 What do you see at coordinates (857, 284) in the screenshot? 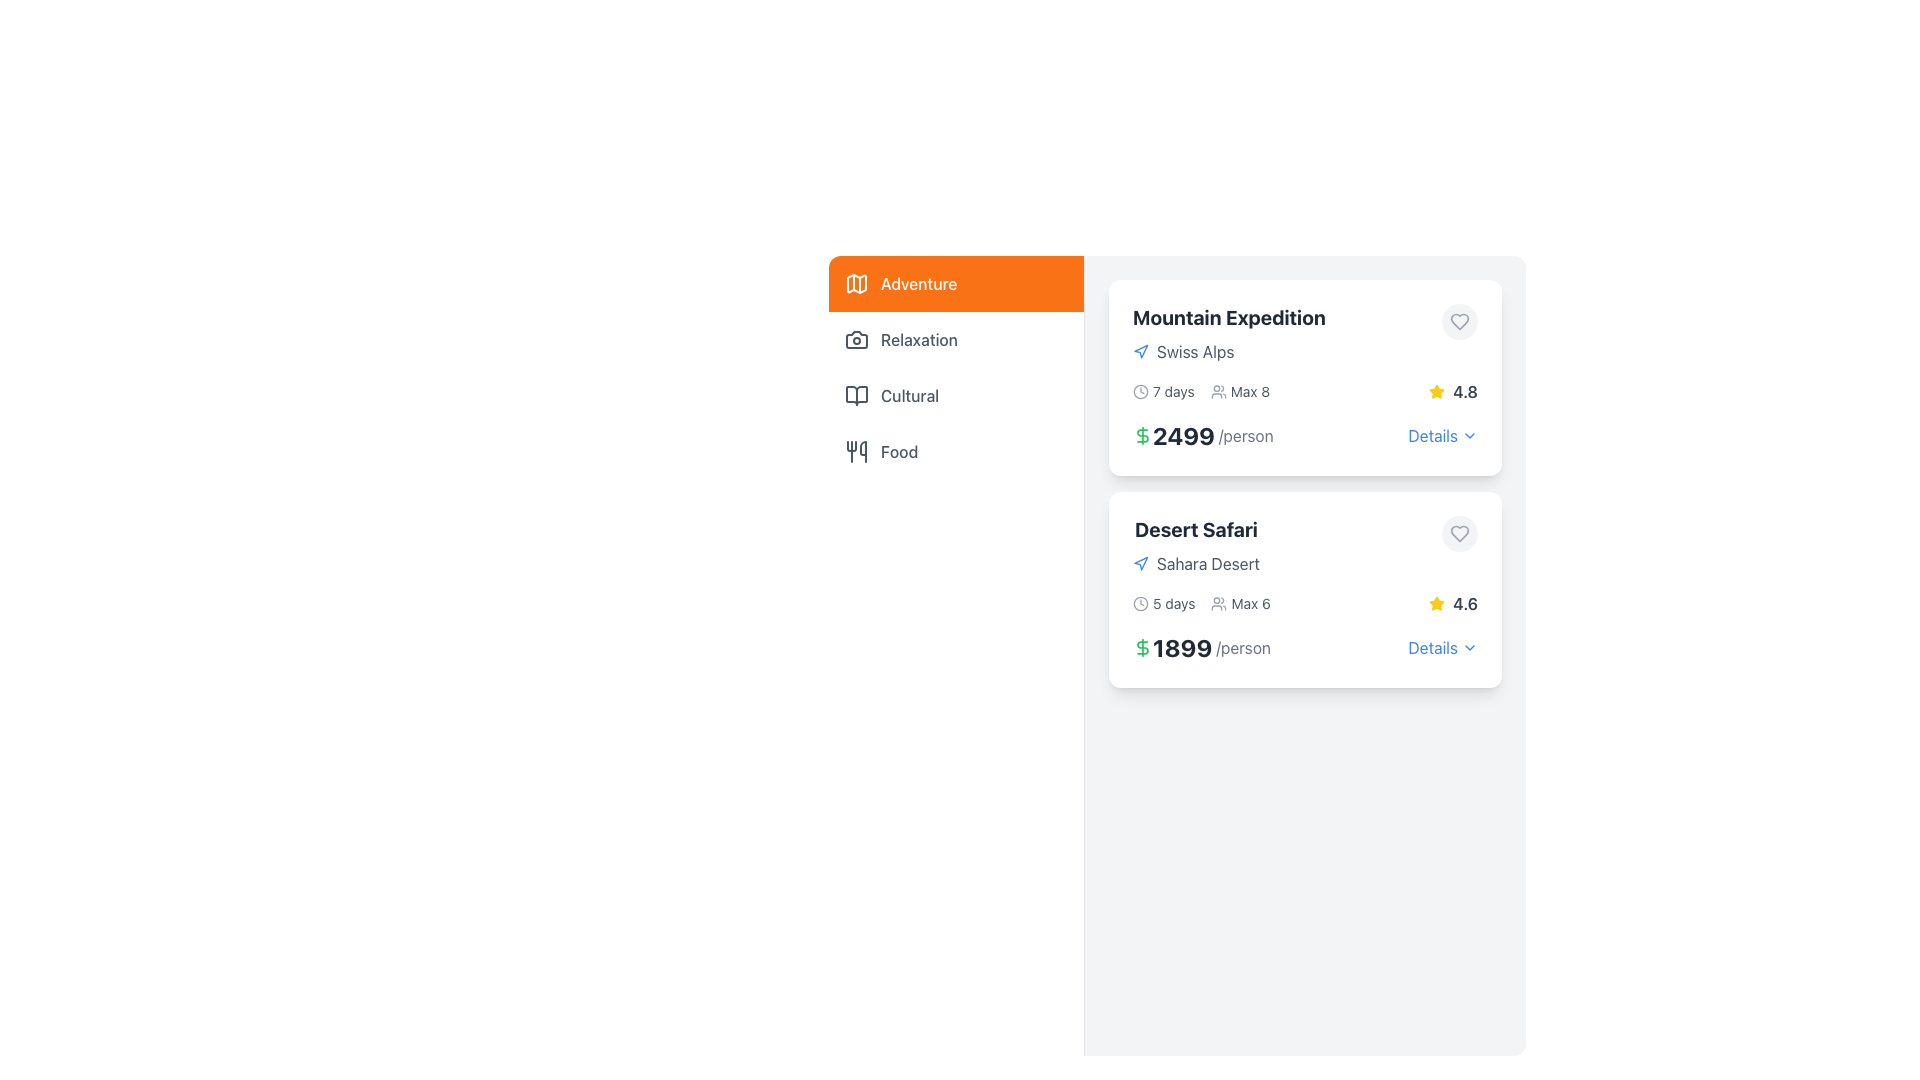
I see `the stylized map icon located in the orange-colored section of the left-side navigation bar, positioned at the top adjacent to the 'Adventure' label` at bounding box center [857, 284].